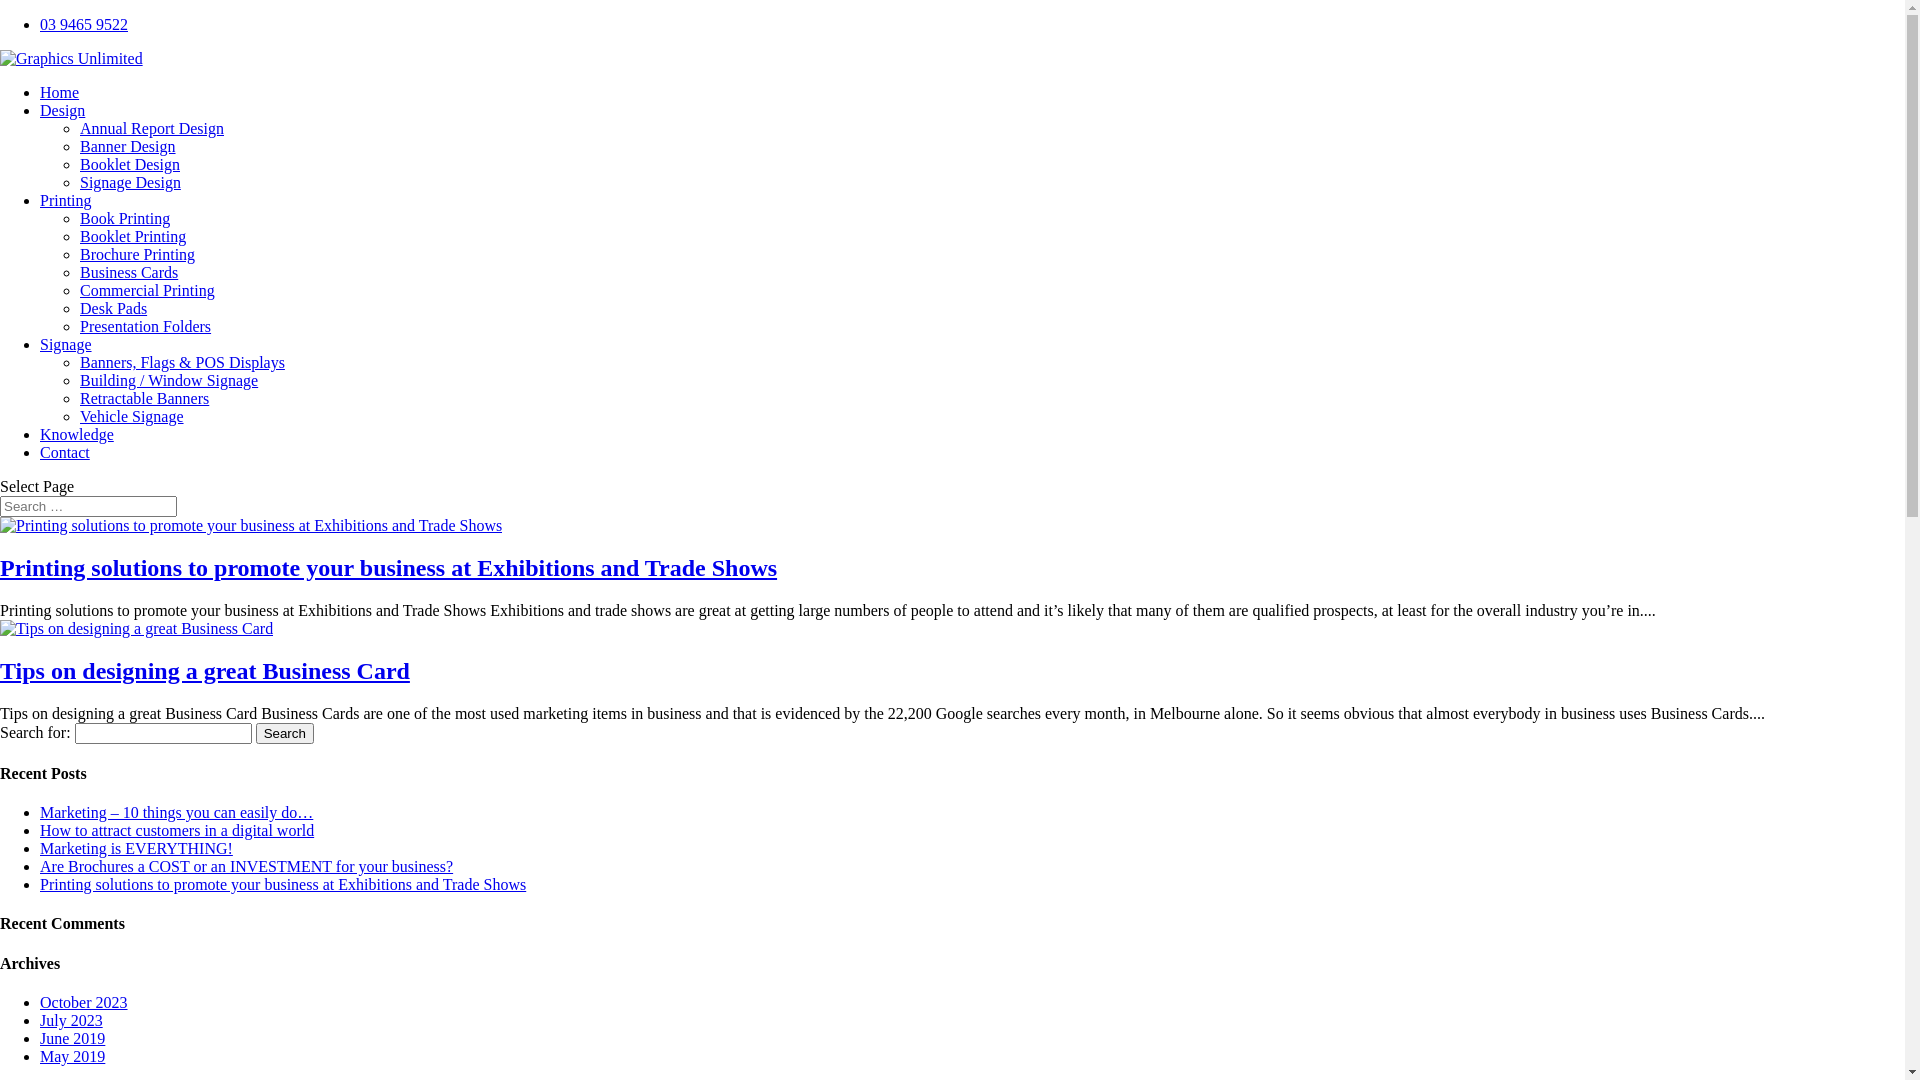  Describe the element at coordinates (66, 343) in the screenshot. I see `'Signage'` at that location.